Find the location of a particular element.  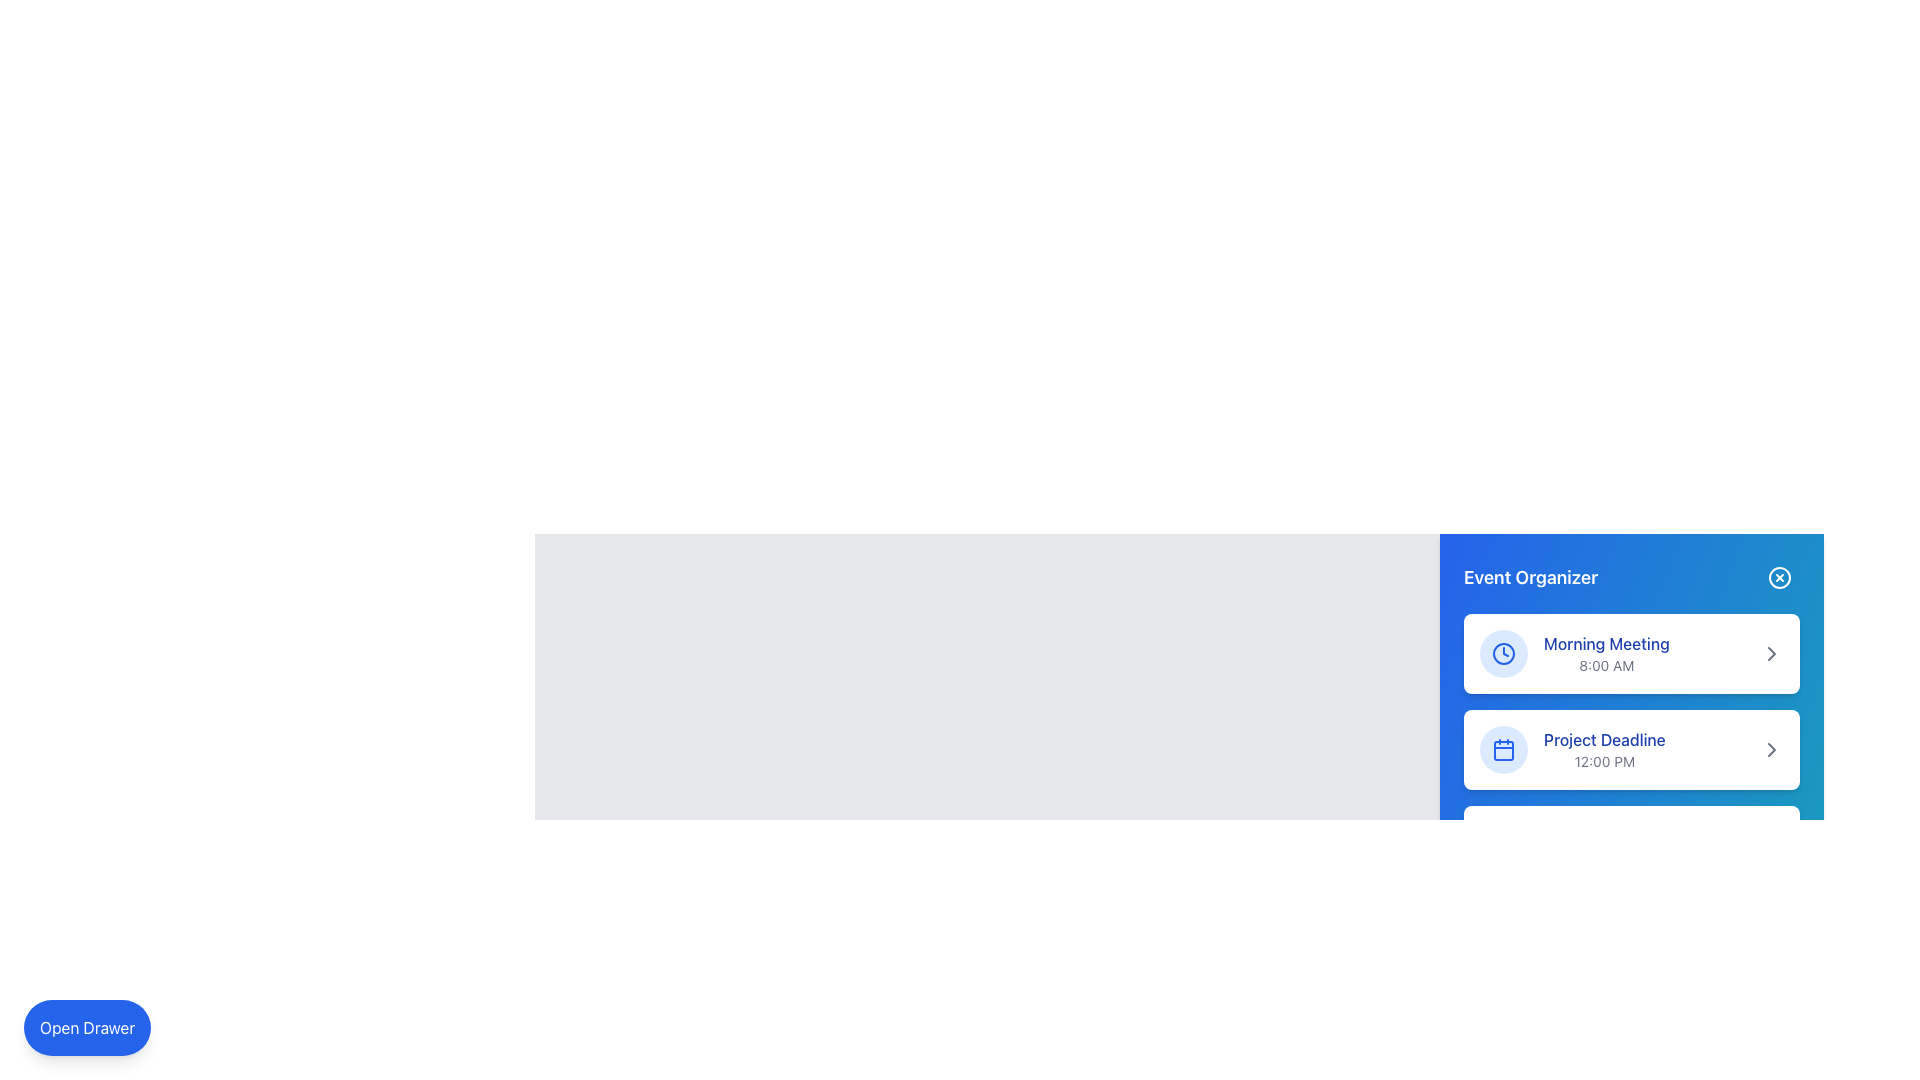

the close button located at the top-right corner of the blue Event Organizer panel is located at coordinates (1780, 578).